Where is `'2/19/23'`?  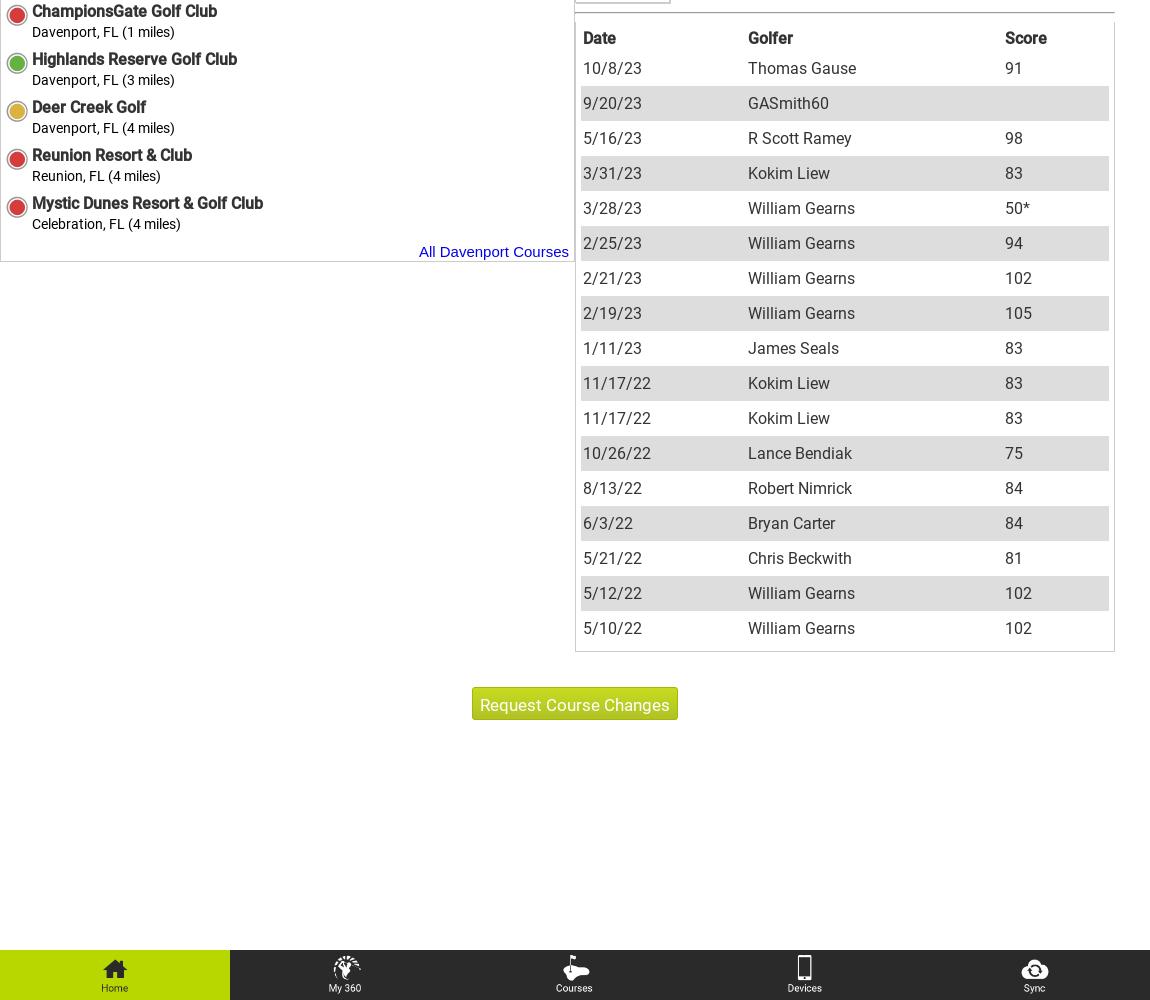
'2/19/23' is located at coordinates (611, 312).